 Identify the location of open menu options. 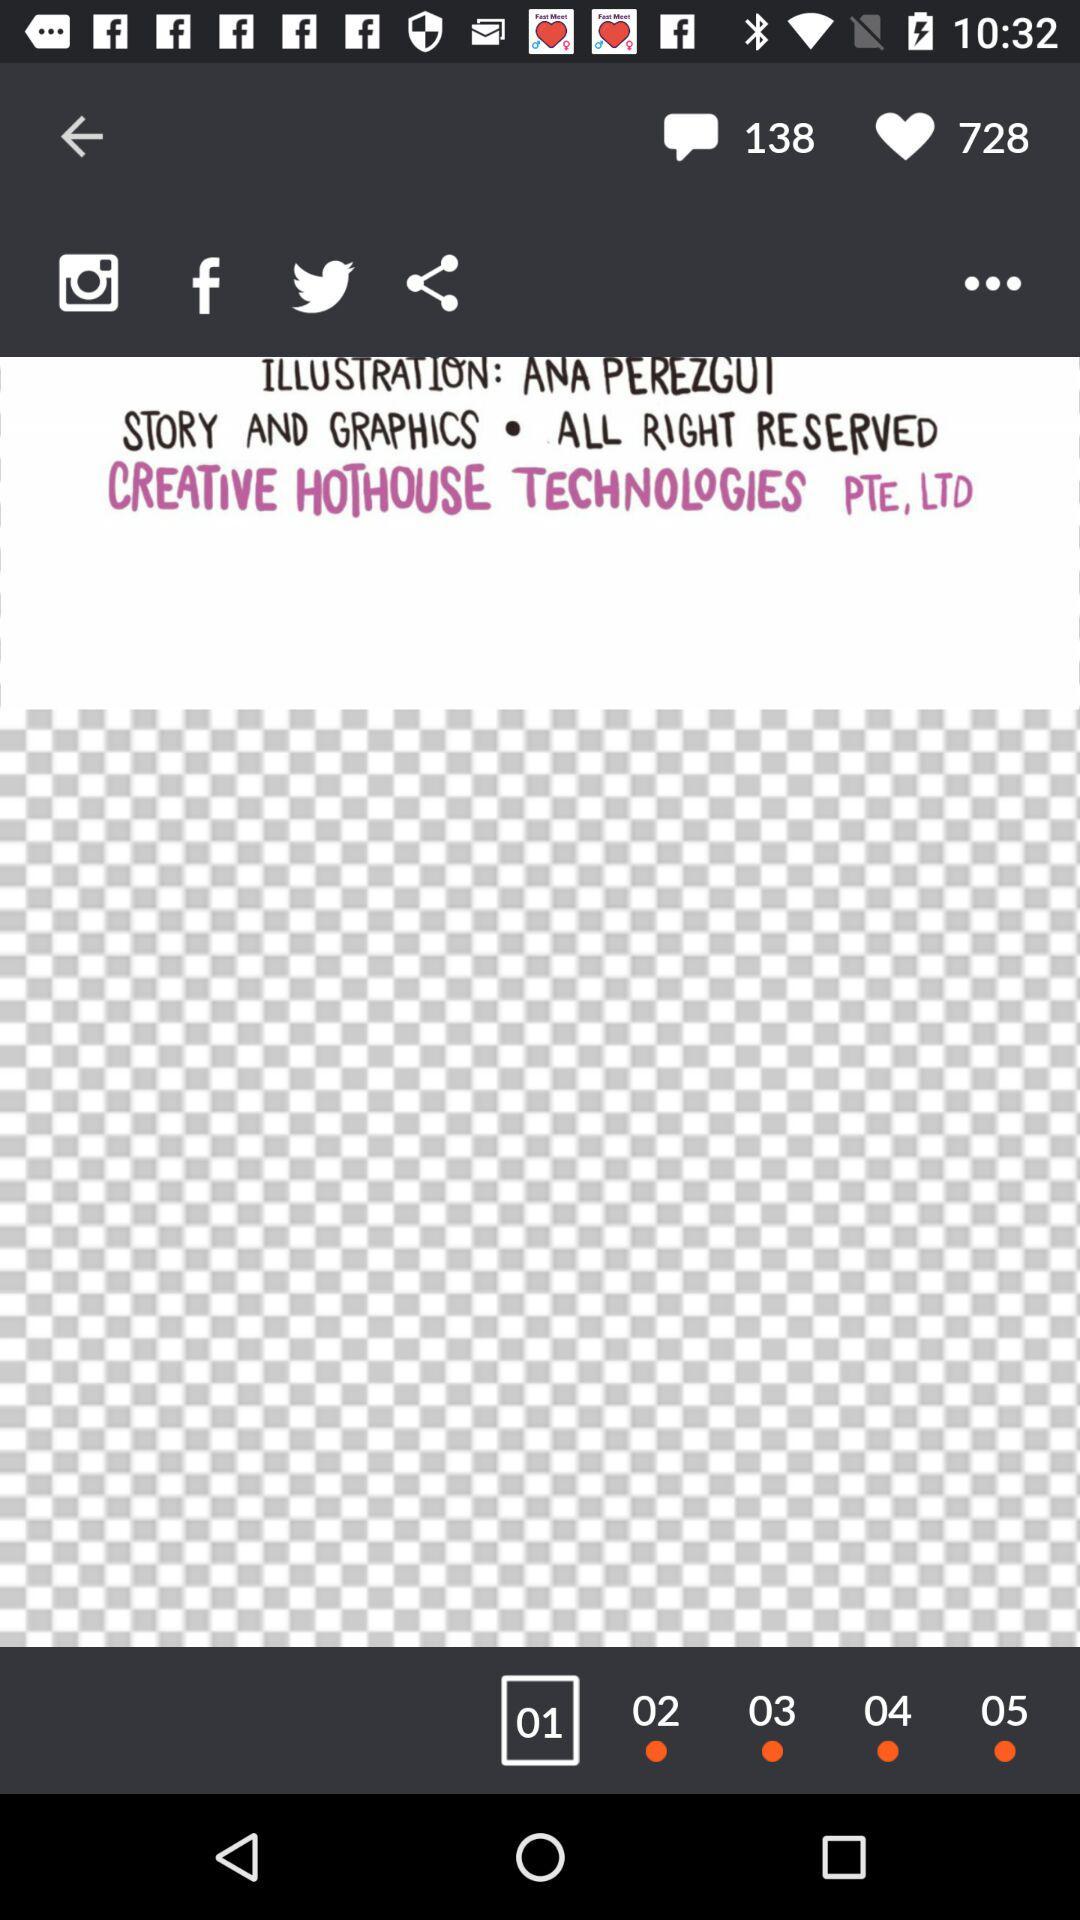
(992, 282).